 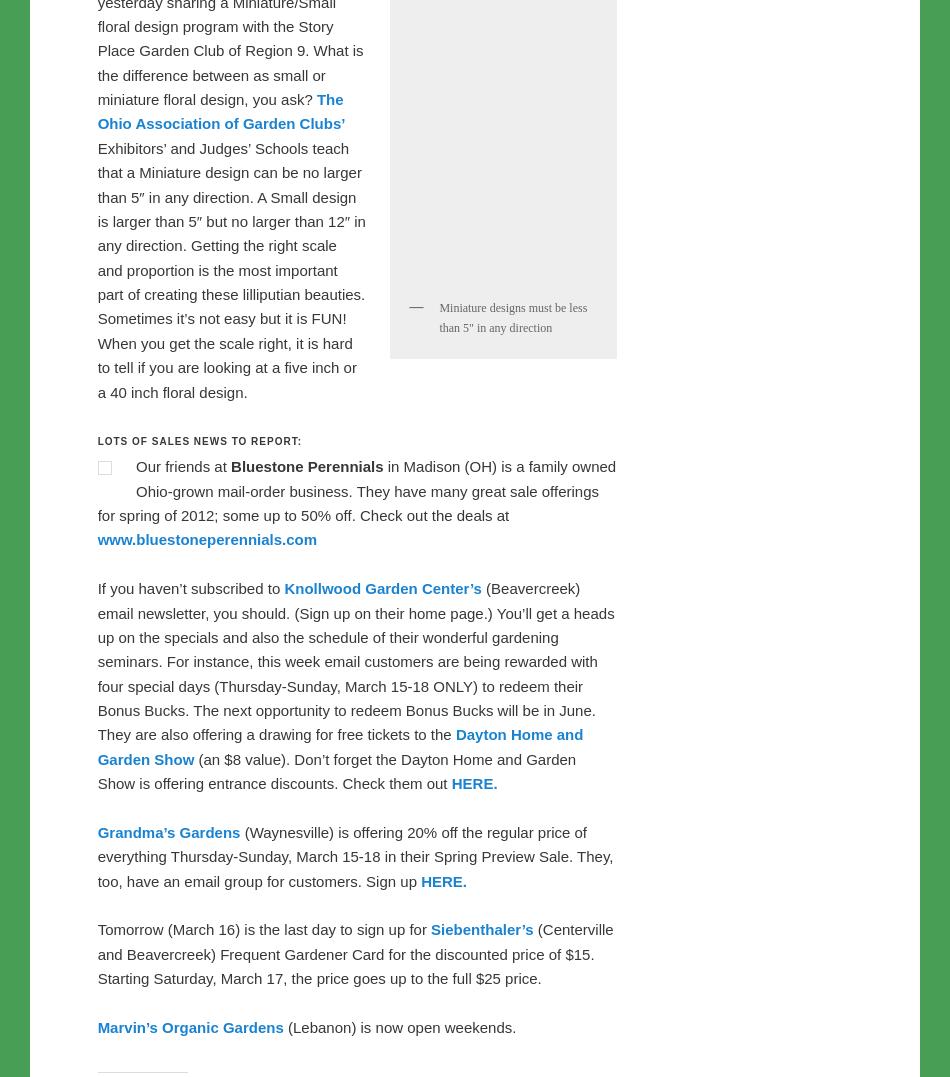 What do you see at coordinates (96, 636) in the screenshot?
I see `'If you haven’t subscribed to'` at bounding box center [96, 636].